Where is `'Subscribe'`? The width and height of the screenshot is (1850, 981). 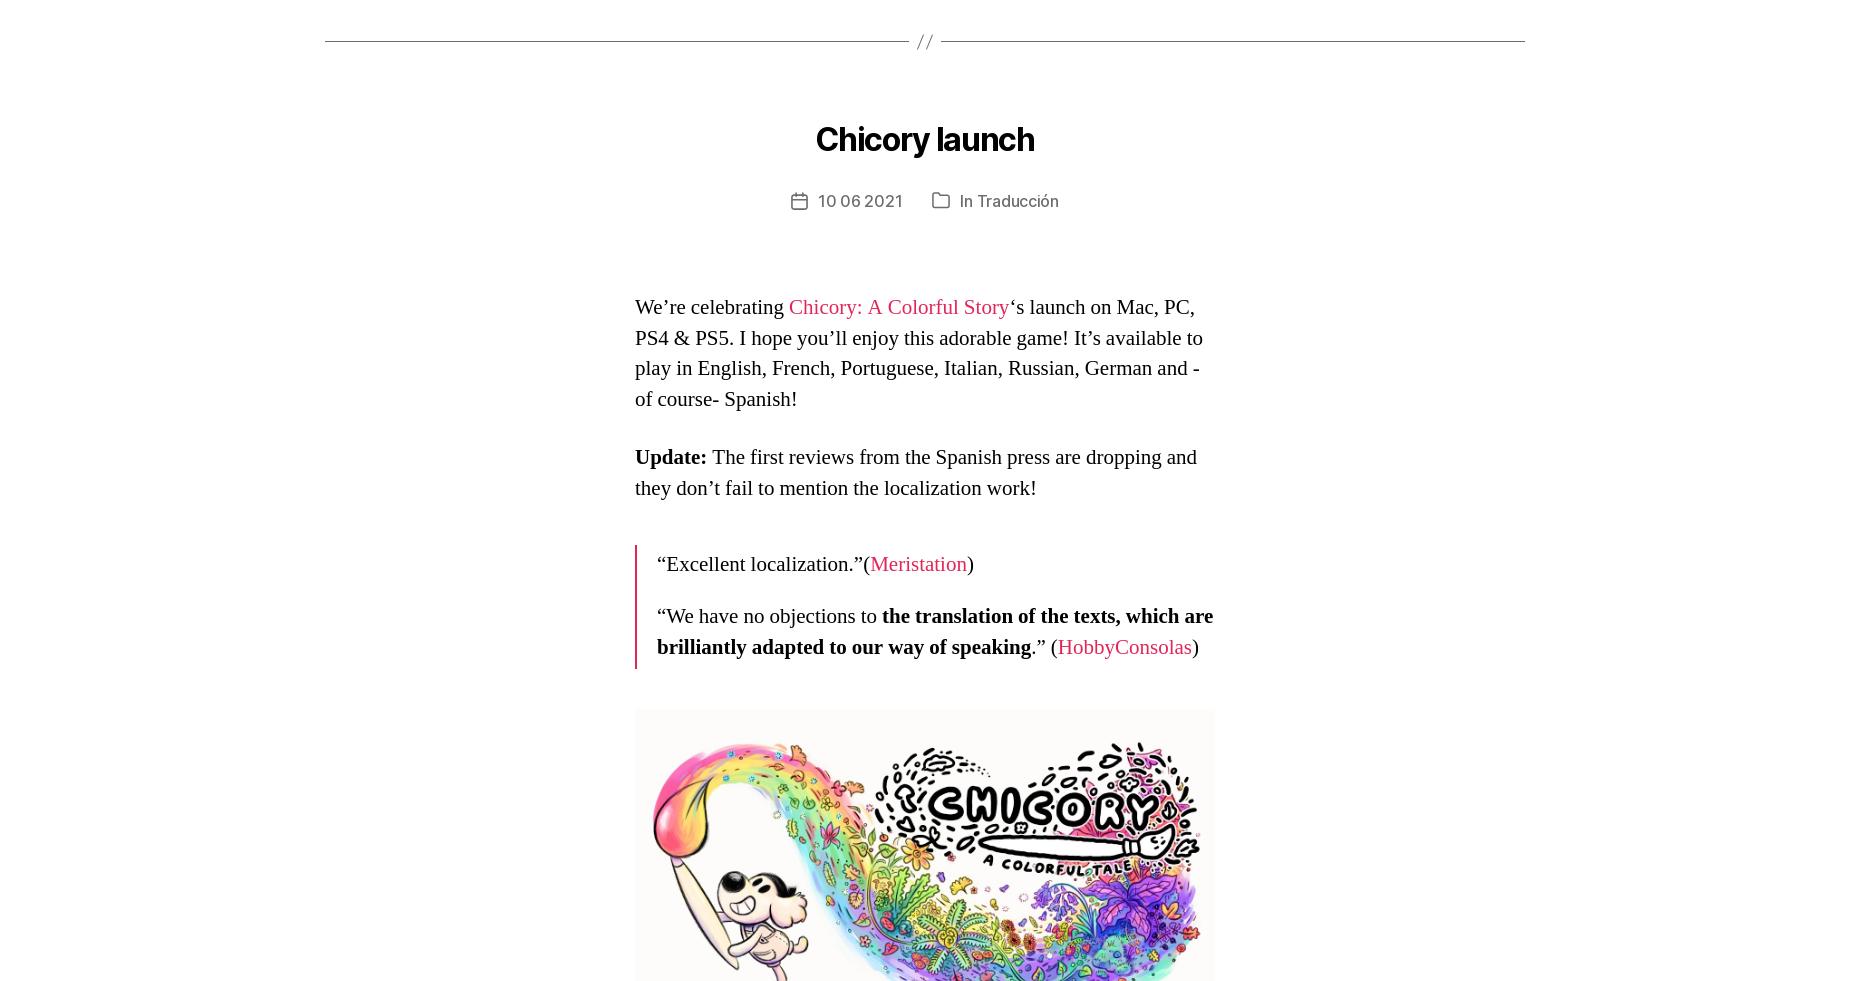
'Subscribe' is located at coordinates (477, 587).